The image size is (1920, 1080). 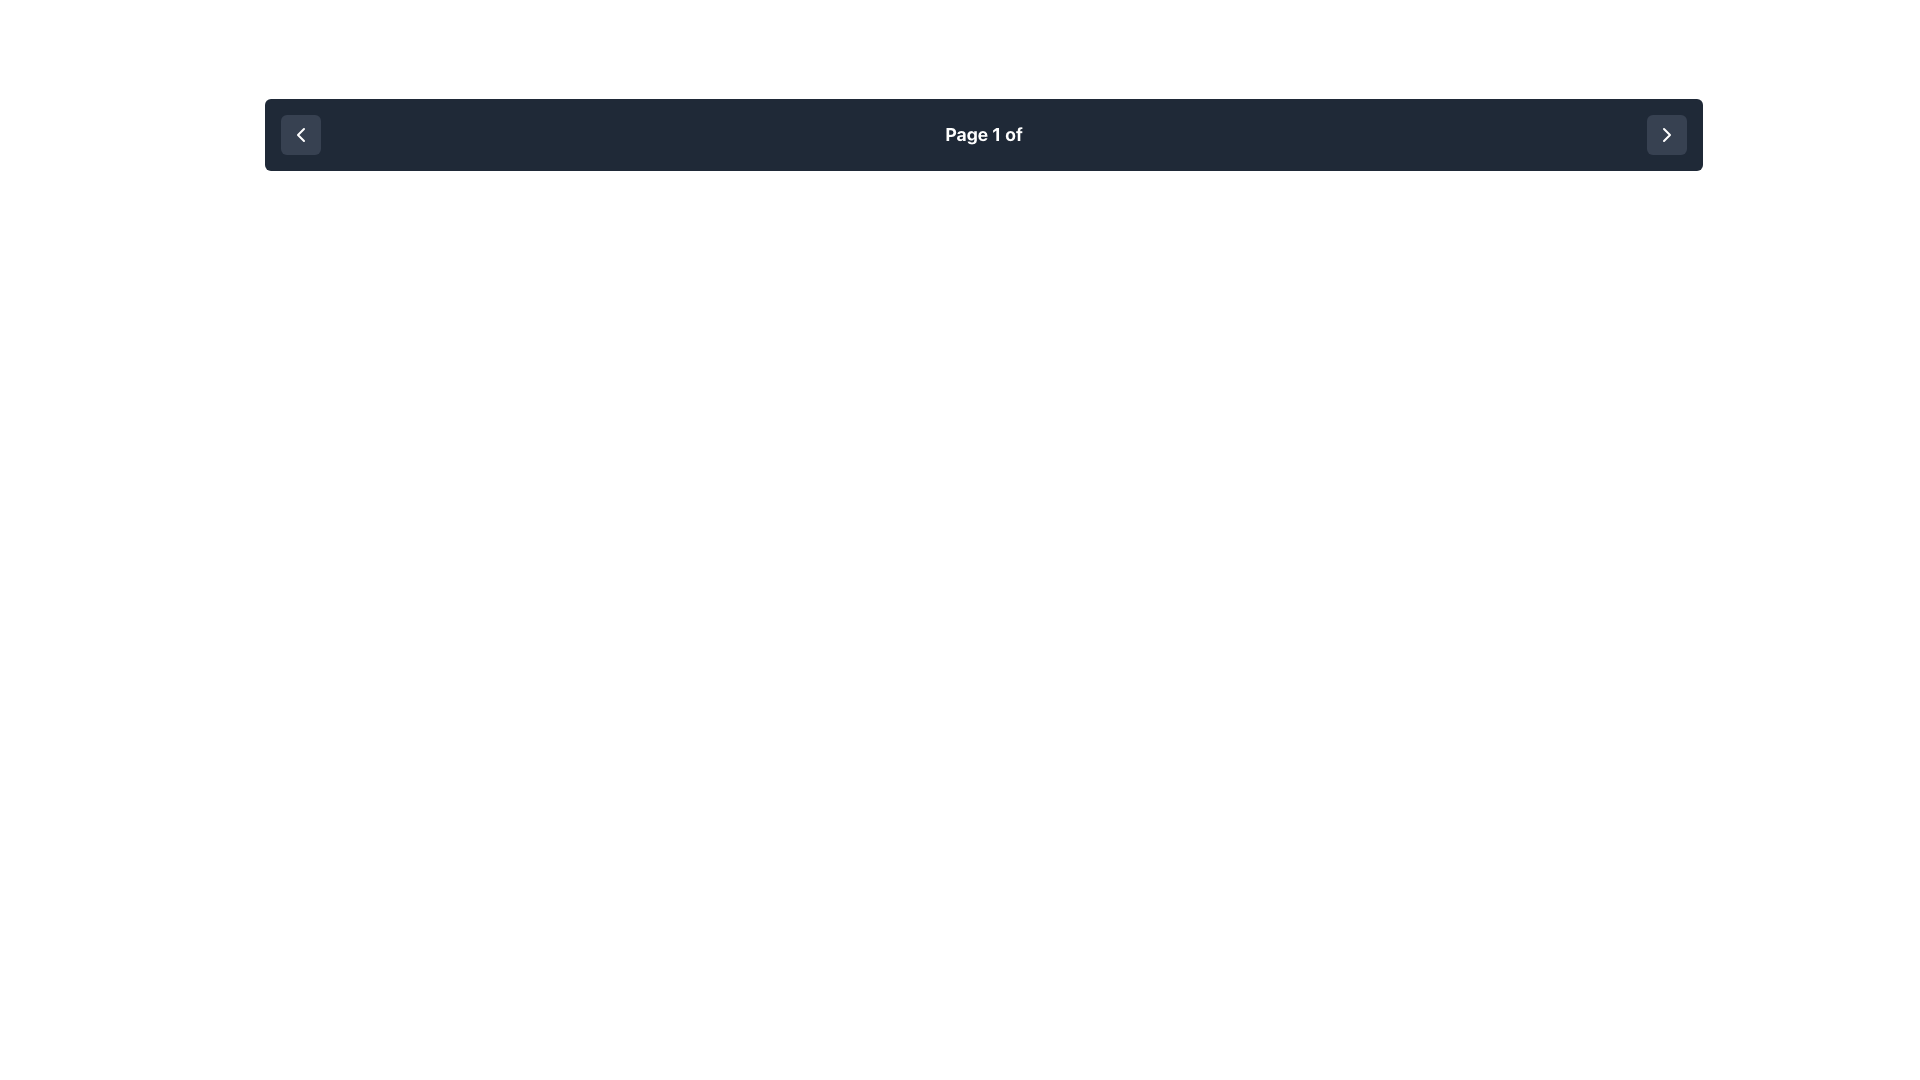 What do you see at coordinates (300, 135) in the screenshot?
I see `the back arrow icon located on the leftmost side of the header bar` at bounding box center [300, 135].